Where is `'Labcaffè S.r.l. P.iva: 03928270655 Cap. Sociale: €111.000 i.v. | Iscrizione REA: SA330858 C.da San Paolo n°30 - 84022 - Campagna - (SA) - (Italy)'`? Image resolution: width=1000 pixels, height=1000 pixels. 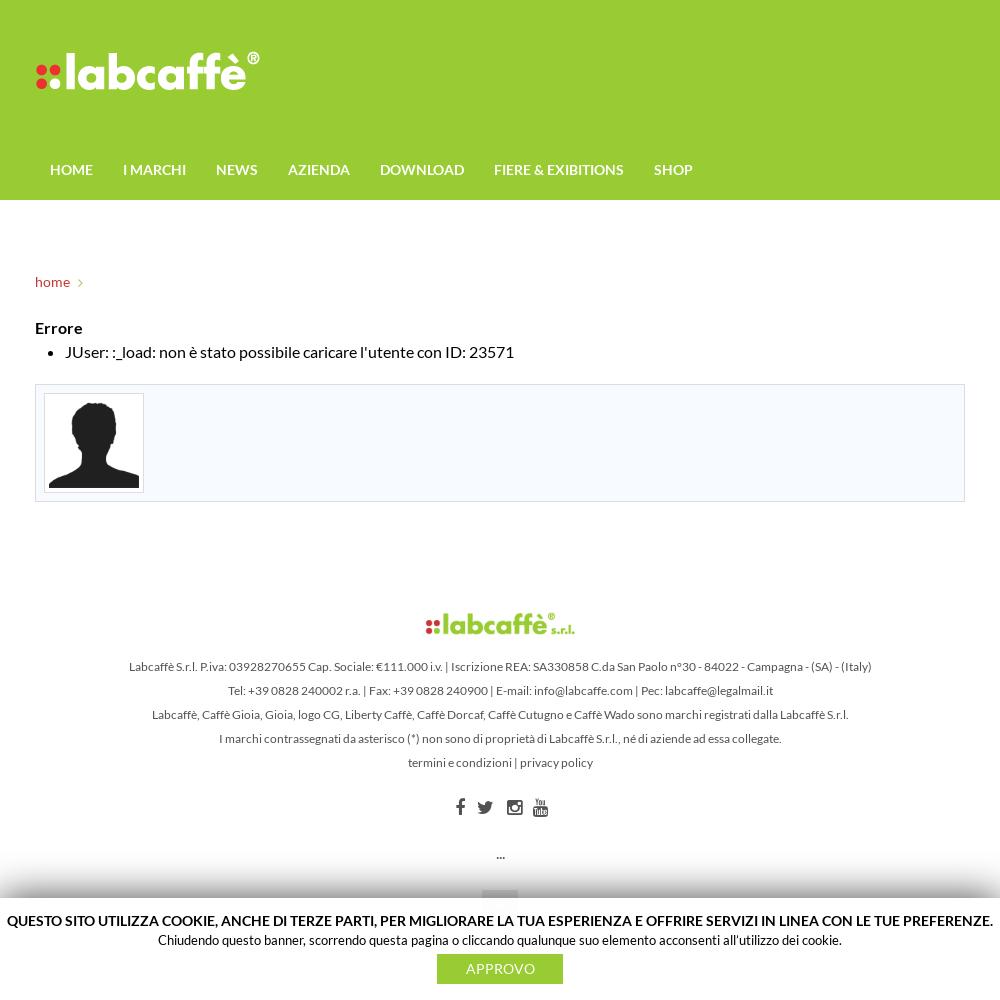
'Labcaffè S.r.l. P.iva: 03928270655 Cap. Sociale: €111.000 i.v. | Iscrizione REA: SA330858 C.da San Paolo n°30 - 84022 - Campagna - (SA) - (Italy)' is located at coordinates (498, 666).